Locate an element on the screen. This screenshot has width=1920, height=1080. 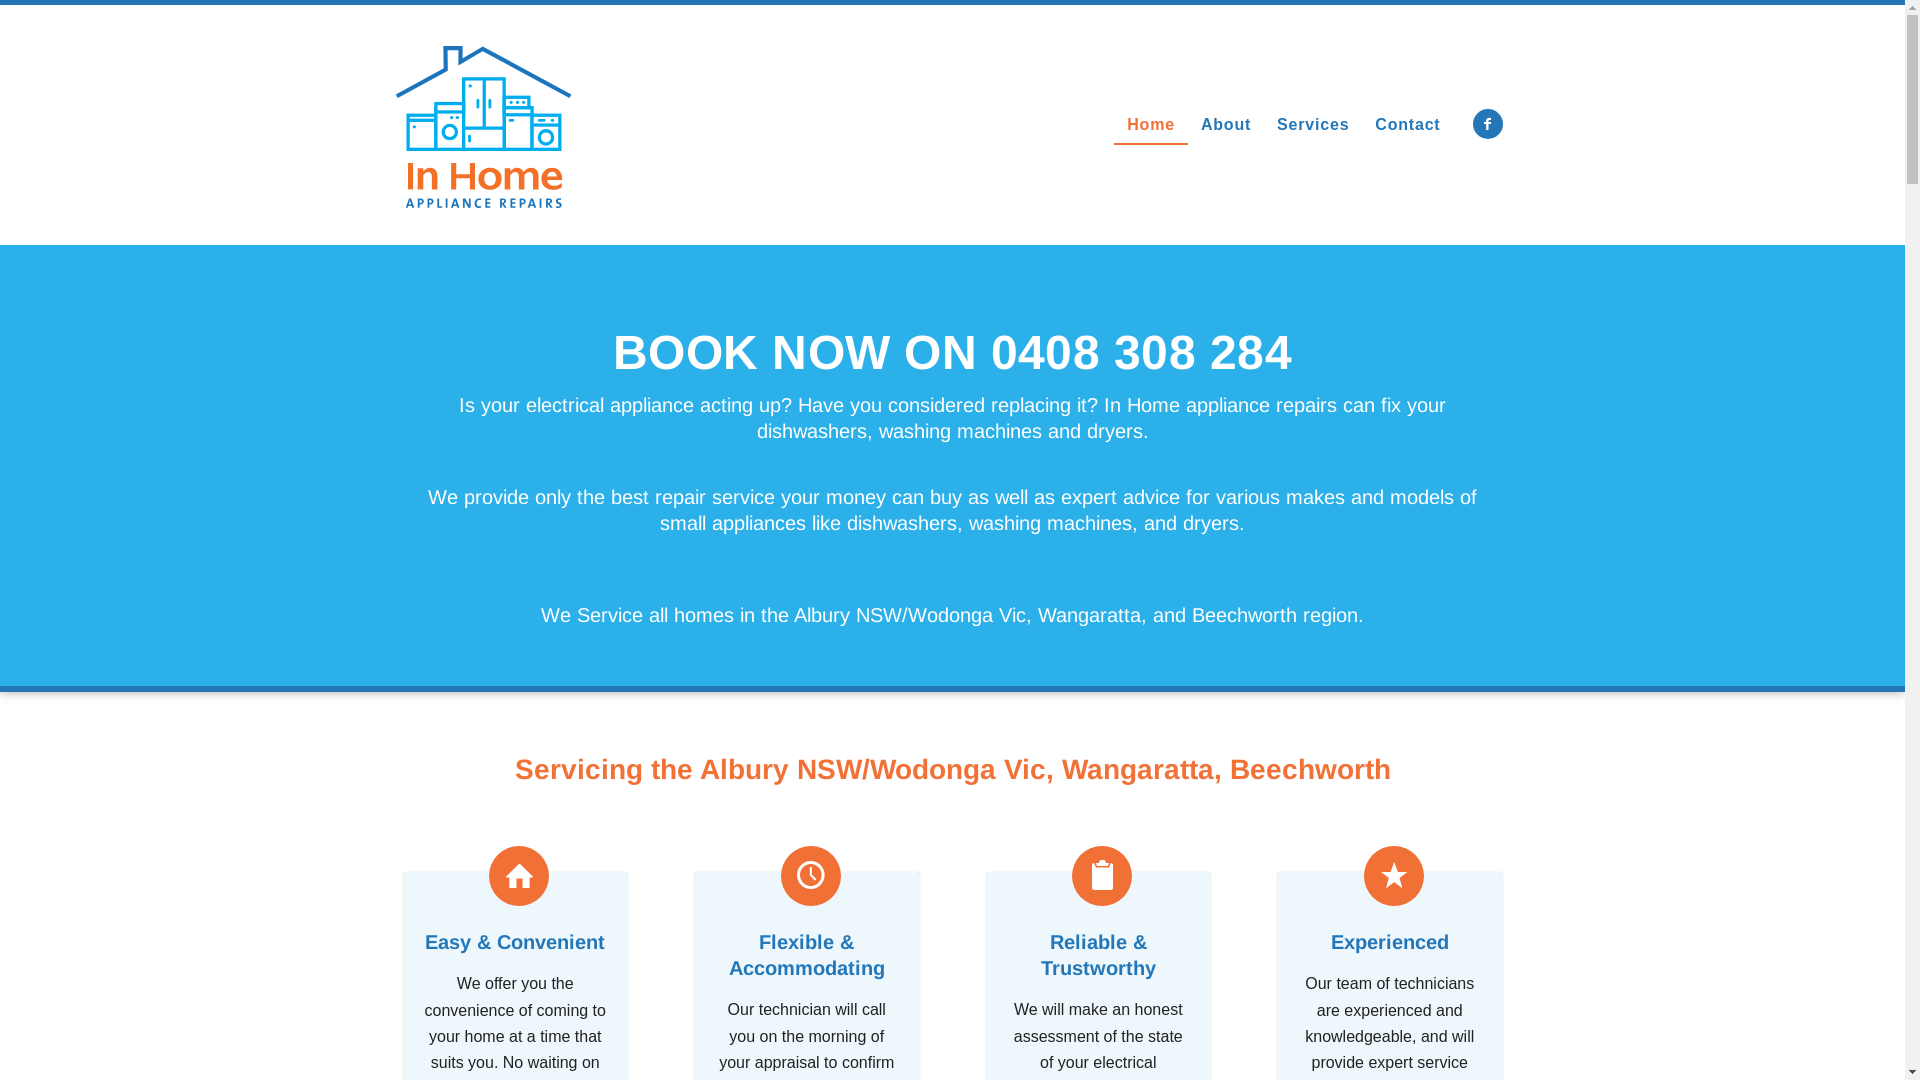
'About' is located at coordinates (1188, 124).